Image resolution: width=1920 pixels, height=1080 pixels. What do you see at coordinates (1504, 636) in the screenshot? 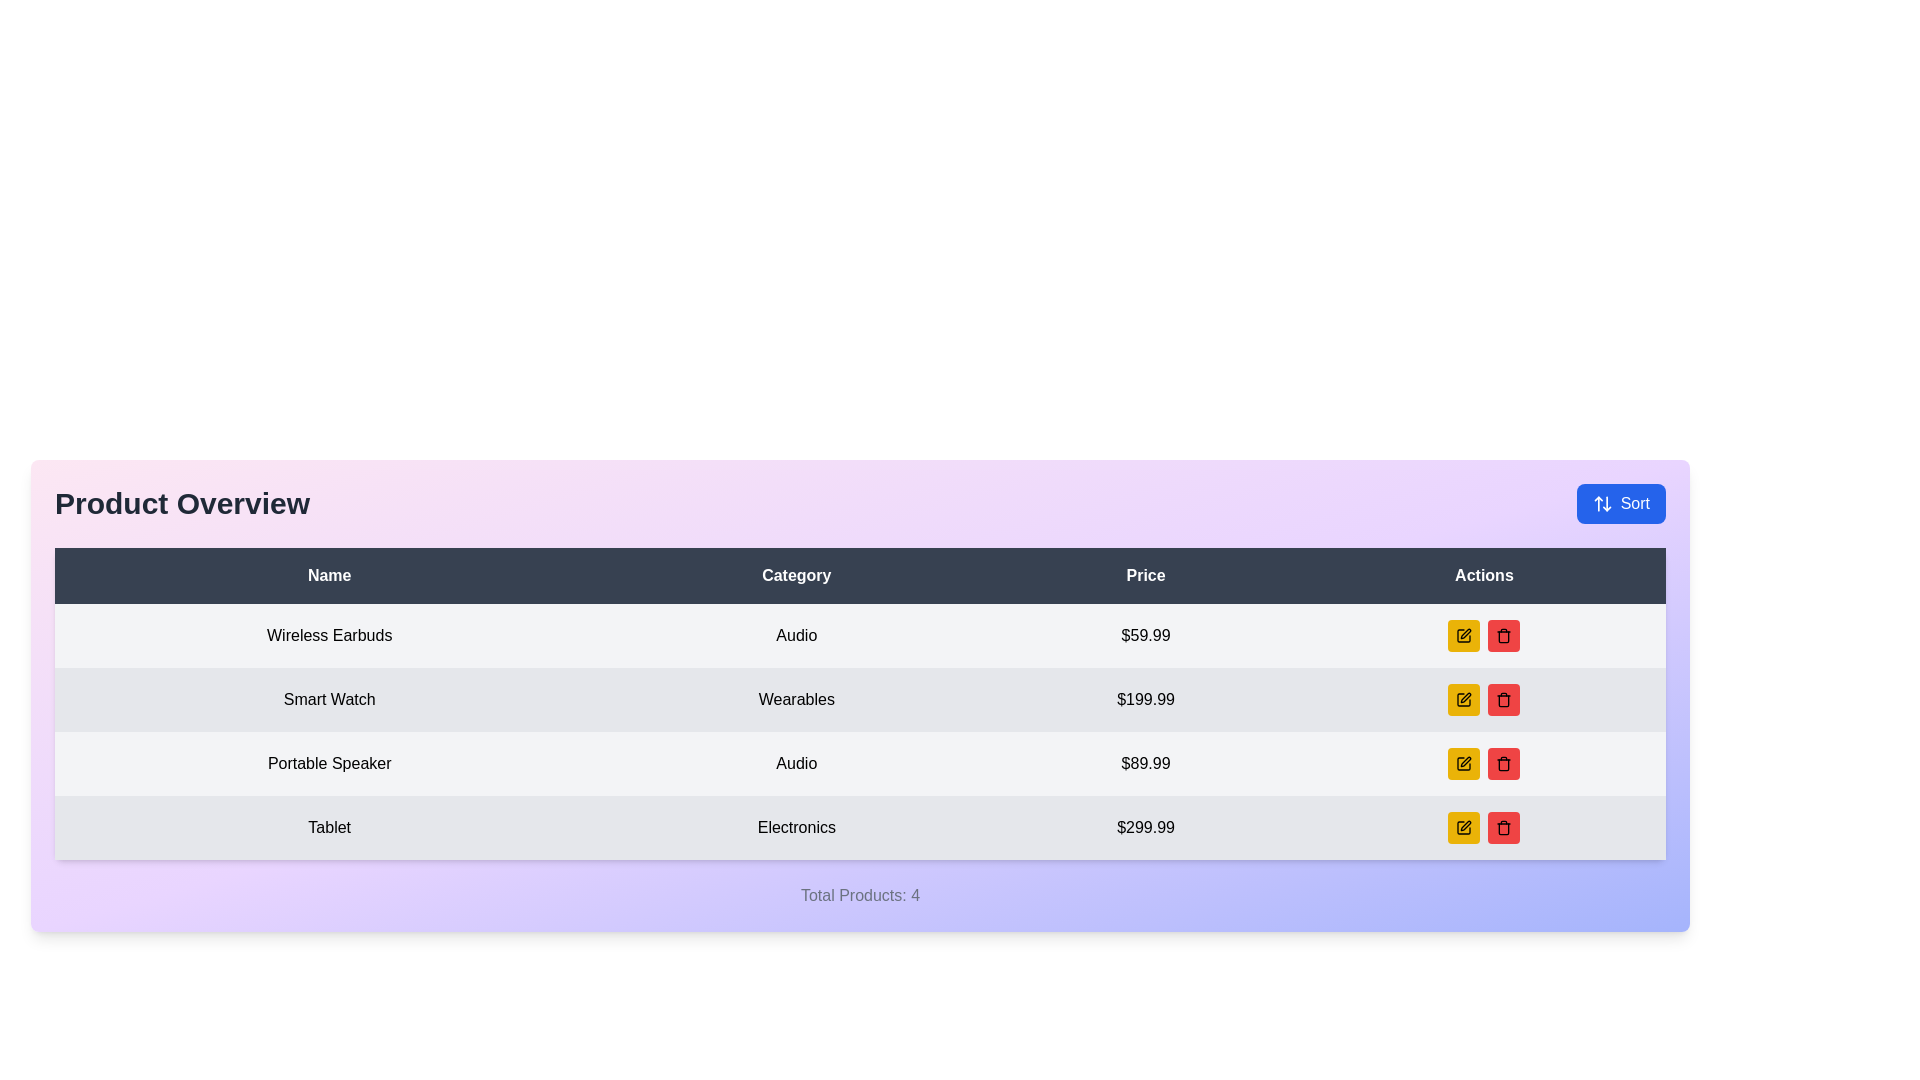
I see `the delete button located in the 'Actions' column of the third row of the table, which is to the right of the edit button for the 'Portable Speaker' item` at bounding box center [1504, 636].